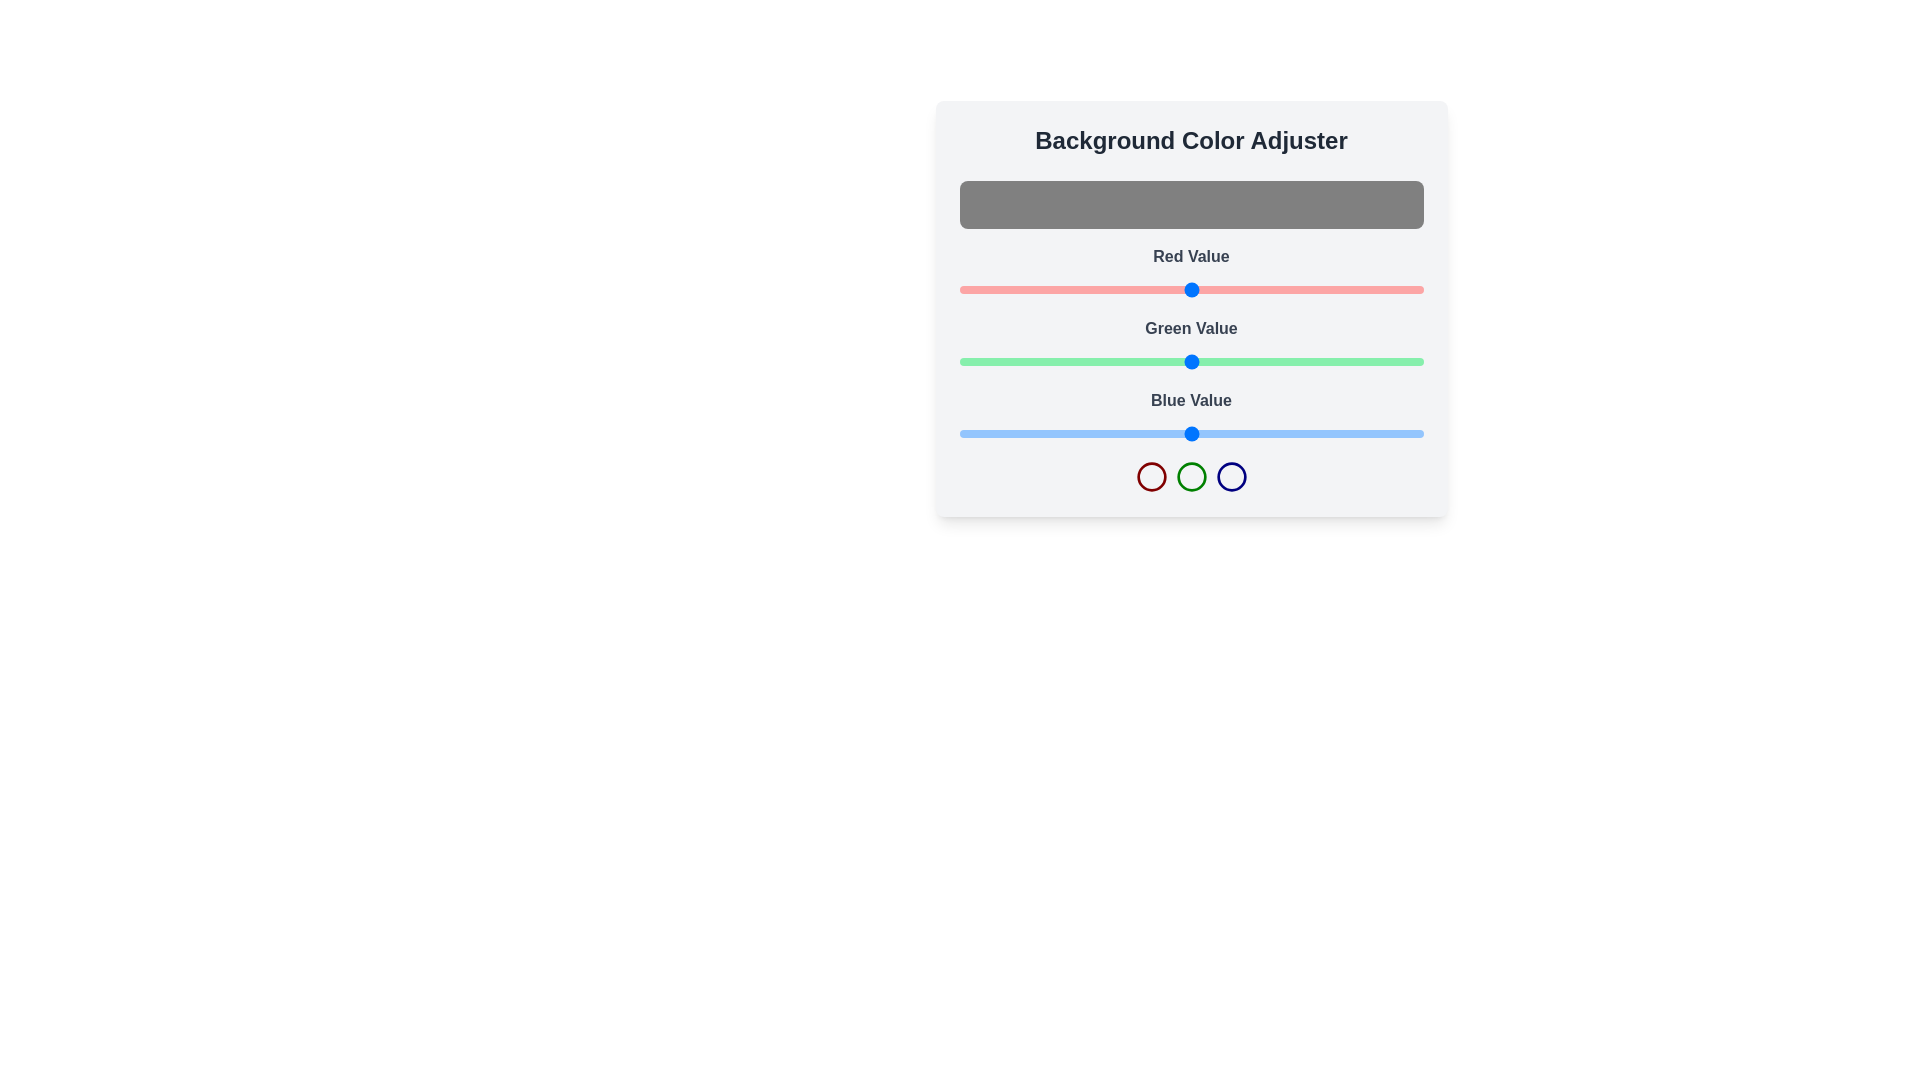 This screenshot has height=1080, width=1920. What do you see at coordinates (1157, 433) in the screenshot?
I see `the blue slider to set the blue value to 109` at bounding box center [1157, 433].